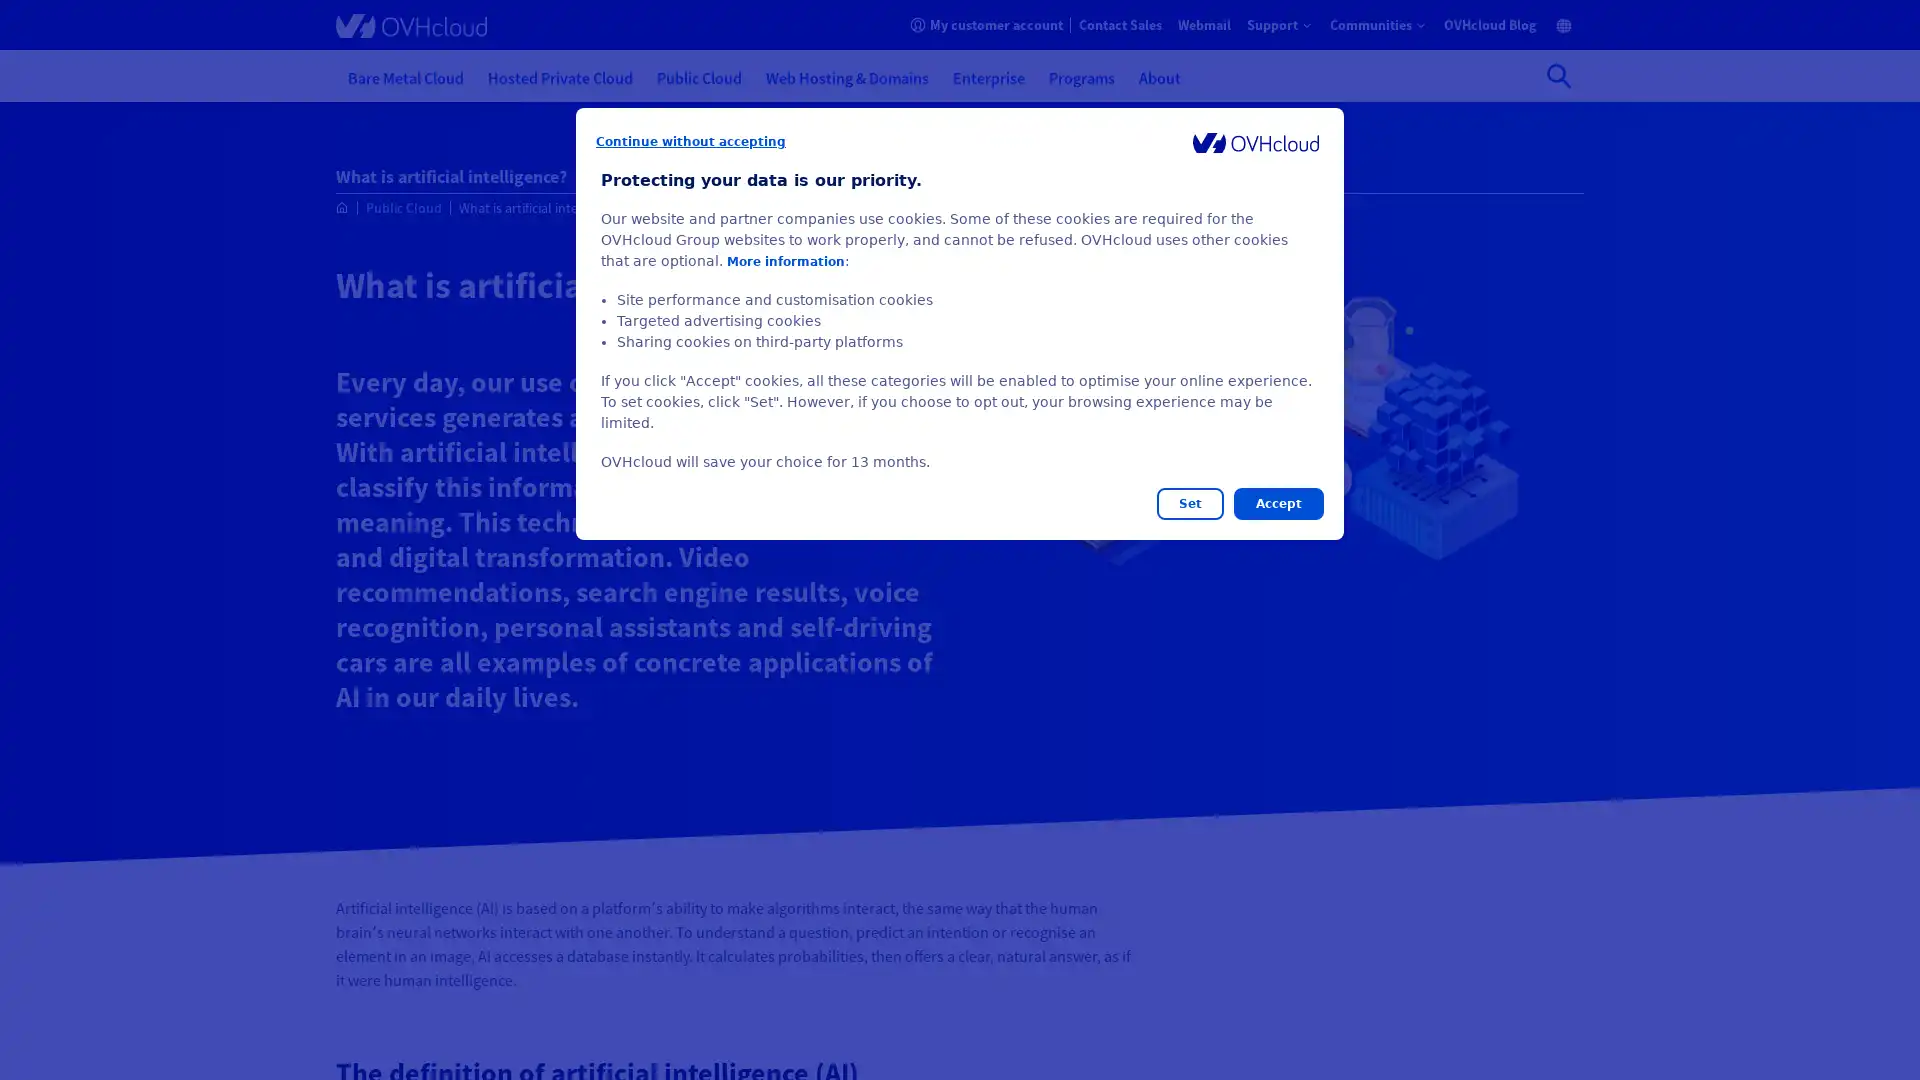 The width and height of the screenshot is (1920, 1080). I want to click on Continue without accepting, so click(691, 141).